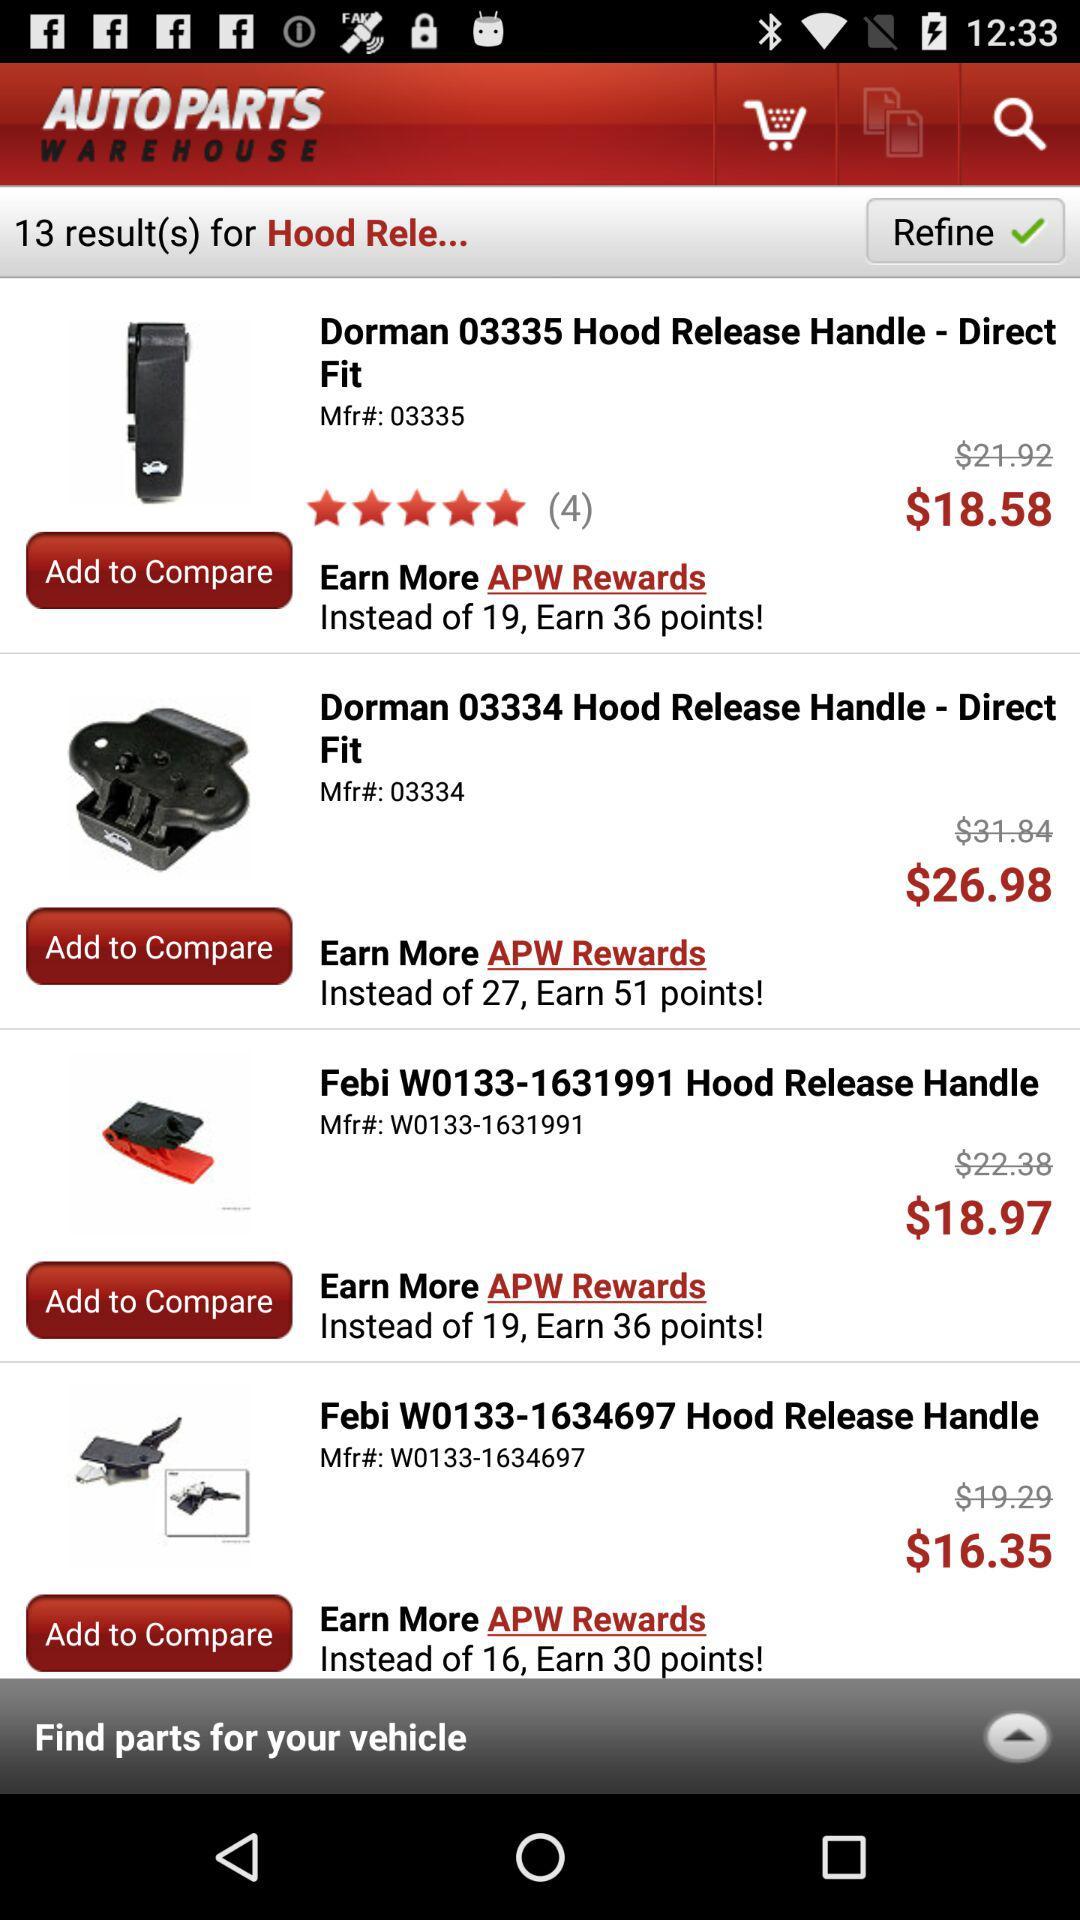 This screenshot has height=1920, width=1080. Describe the element at coordinates (183, 123) in the screenshot. I see `home` at that location.